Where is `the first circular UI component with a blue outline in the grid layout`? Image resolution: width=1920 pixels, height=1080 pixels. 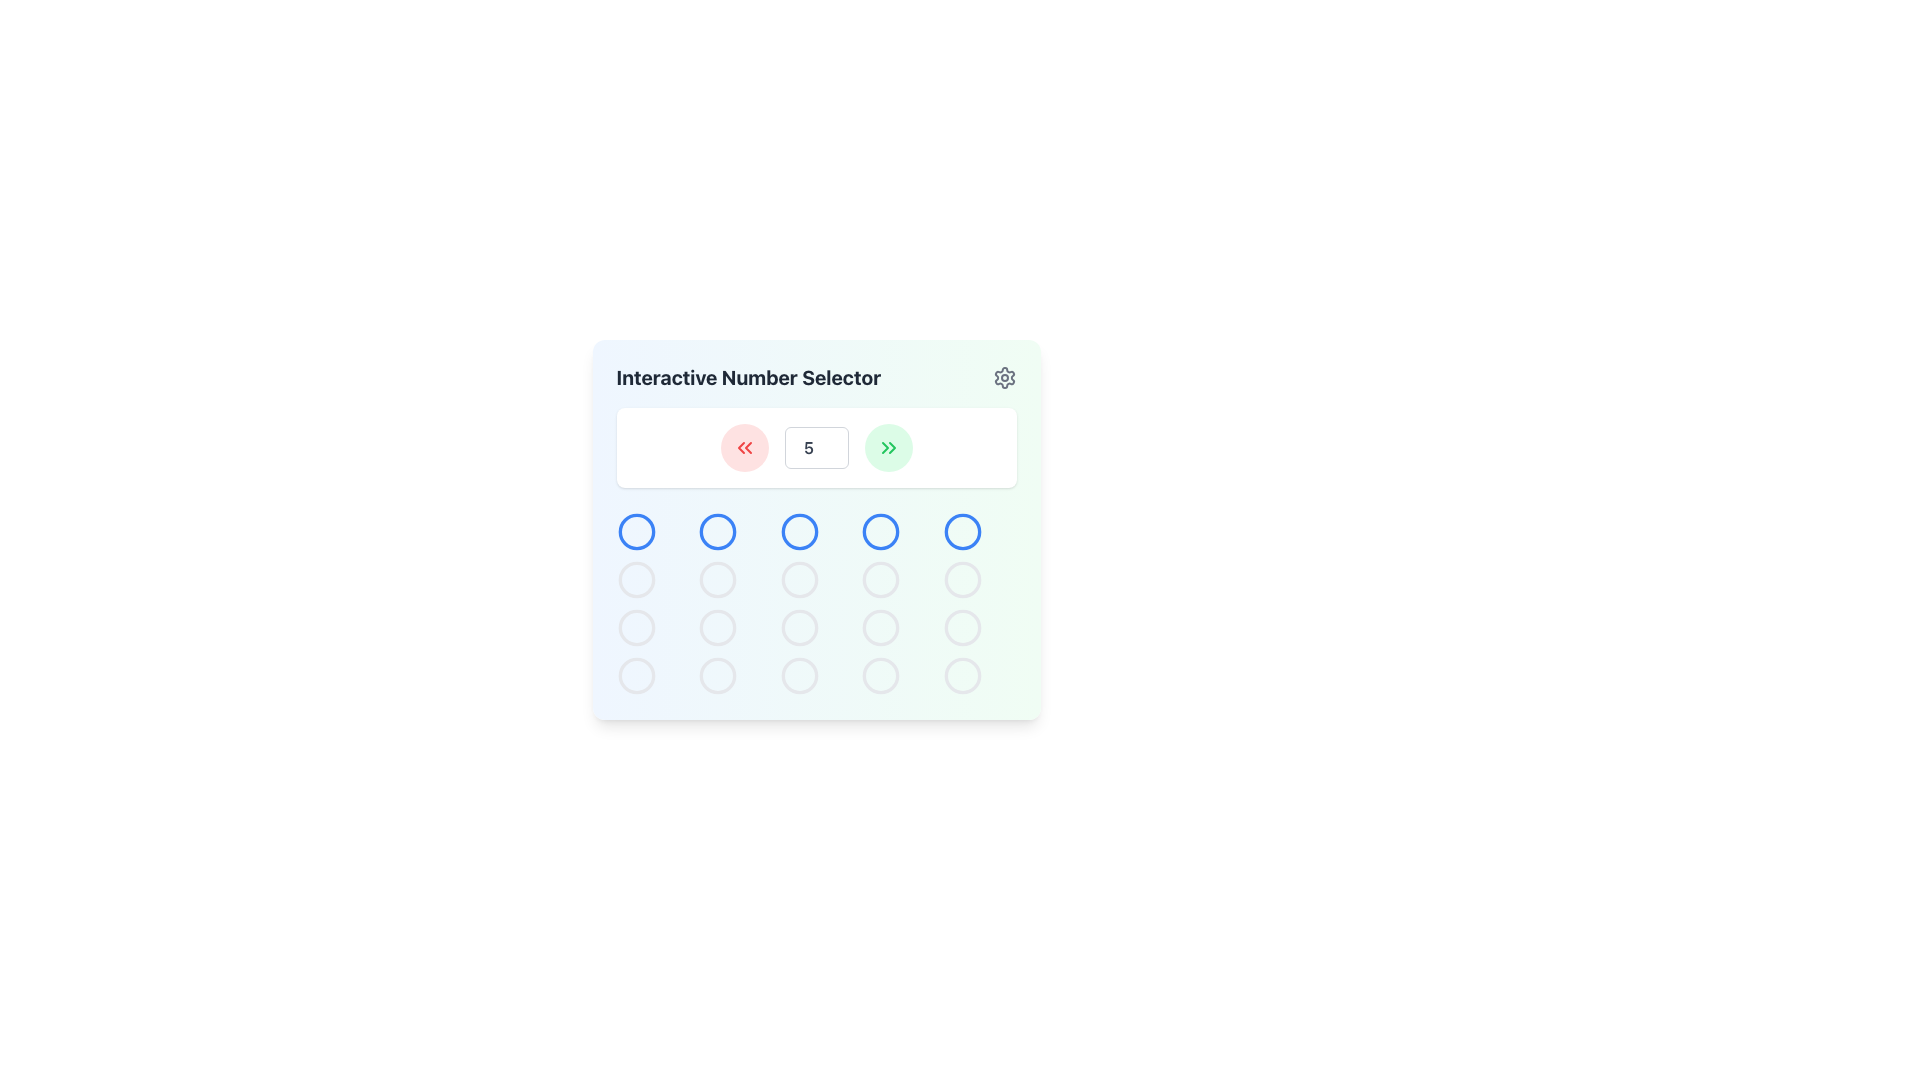 the first circular UI component with a blue outline in the grid layout is located at coordinates (635, 531).